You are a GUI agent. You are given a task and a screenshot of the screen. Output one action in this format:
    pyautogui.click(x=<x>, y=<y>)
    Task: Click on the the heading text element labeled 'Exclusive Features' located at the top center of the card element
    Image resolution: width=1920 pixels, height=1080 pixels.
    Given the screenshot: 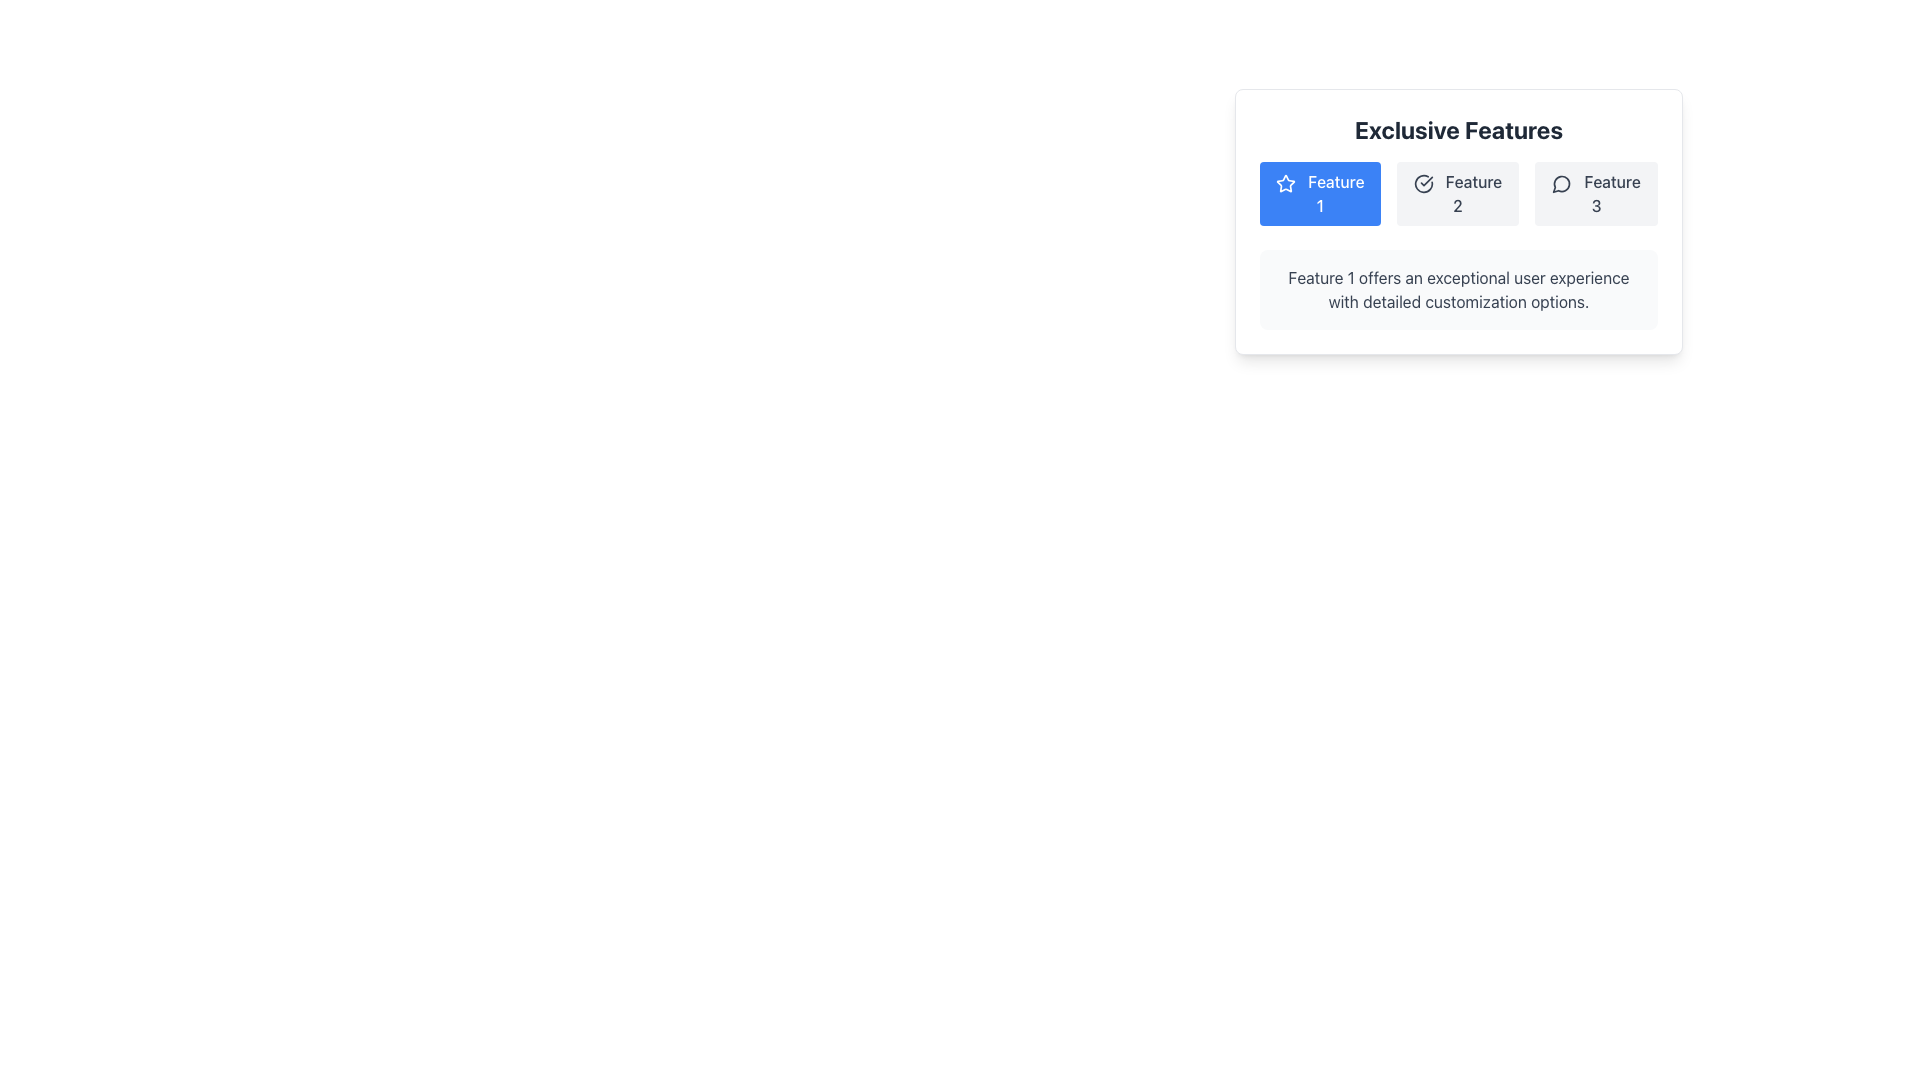 What is the action you would take?
    pyautogui.click(x=1459, y=130)
    